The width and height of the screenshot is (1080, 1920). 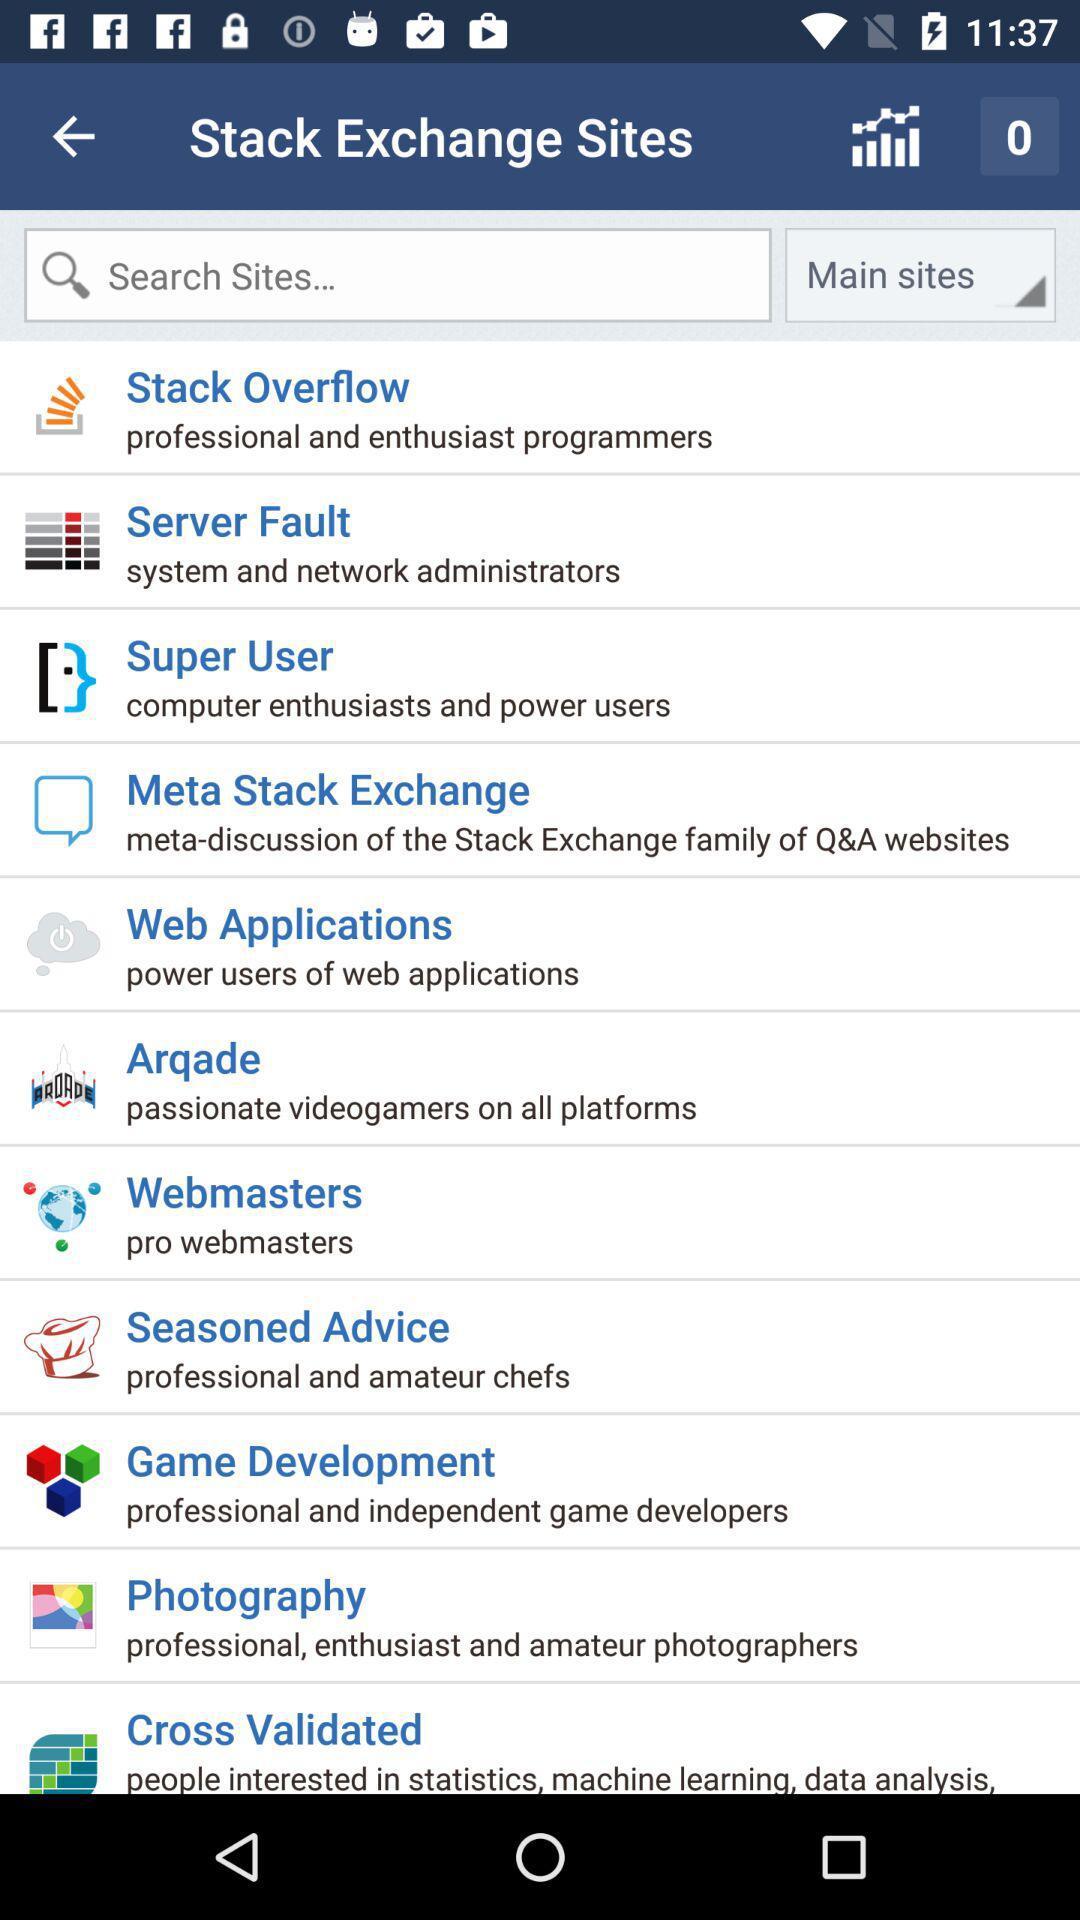 I want to click on item below the professional and enthusiast, so click(x=245, y=511).